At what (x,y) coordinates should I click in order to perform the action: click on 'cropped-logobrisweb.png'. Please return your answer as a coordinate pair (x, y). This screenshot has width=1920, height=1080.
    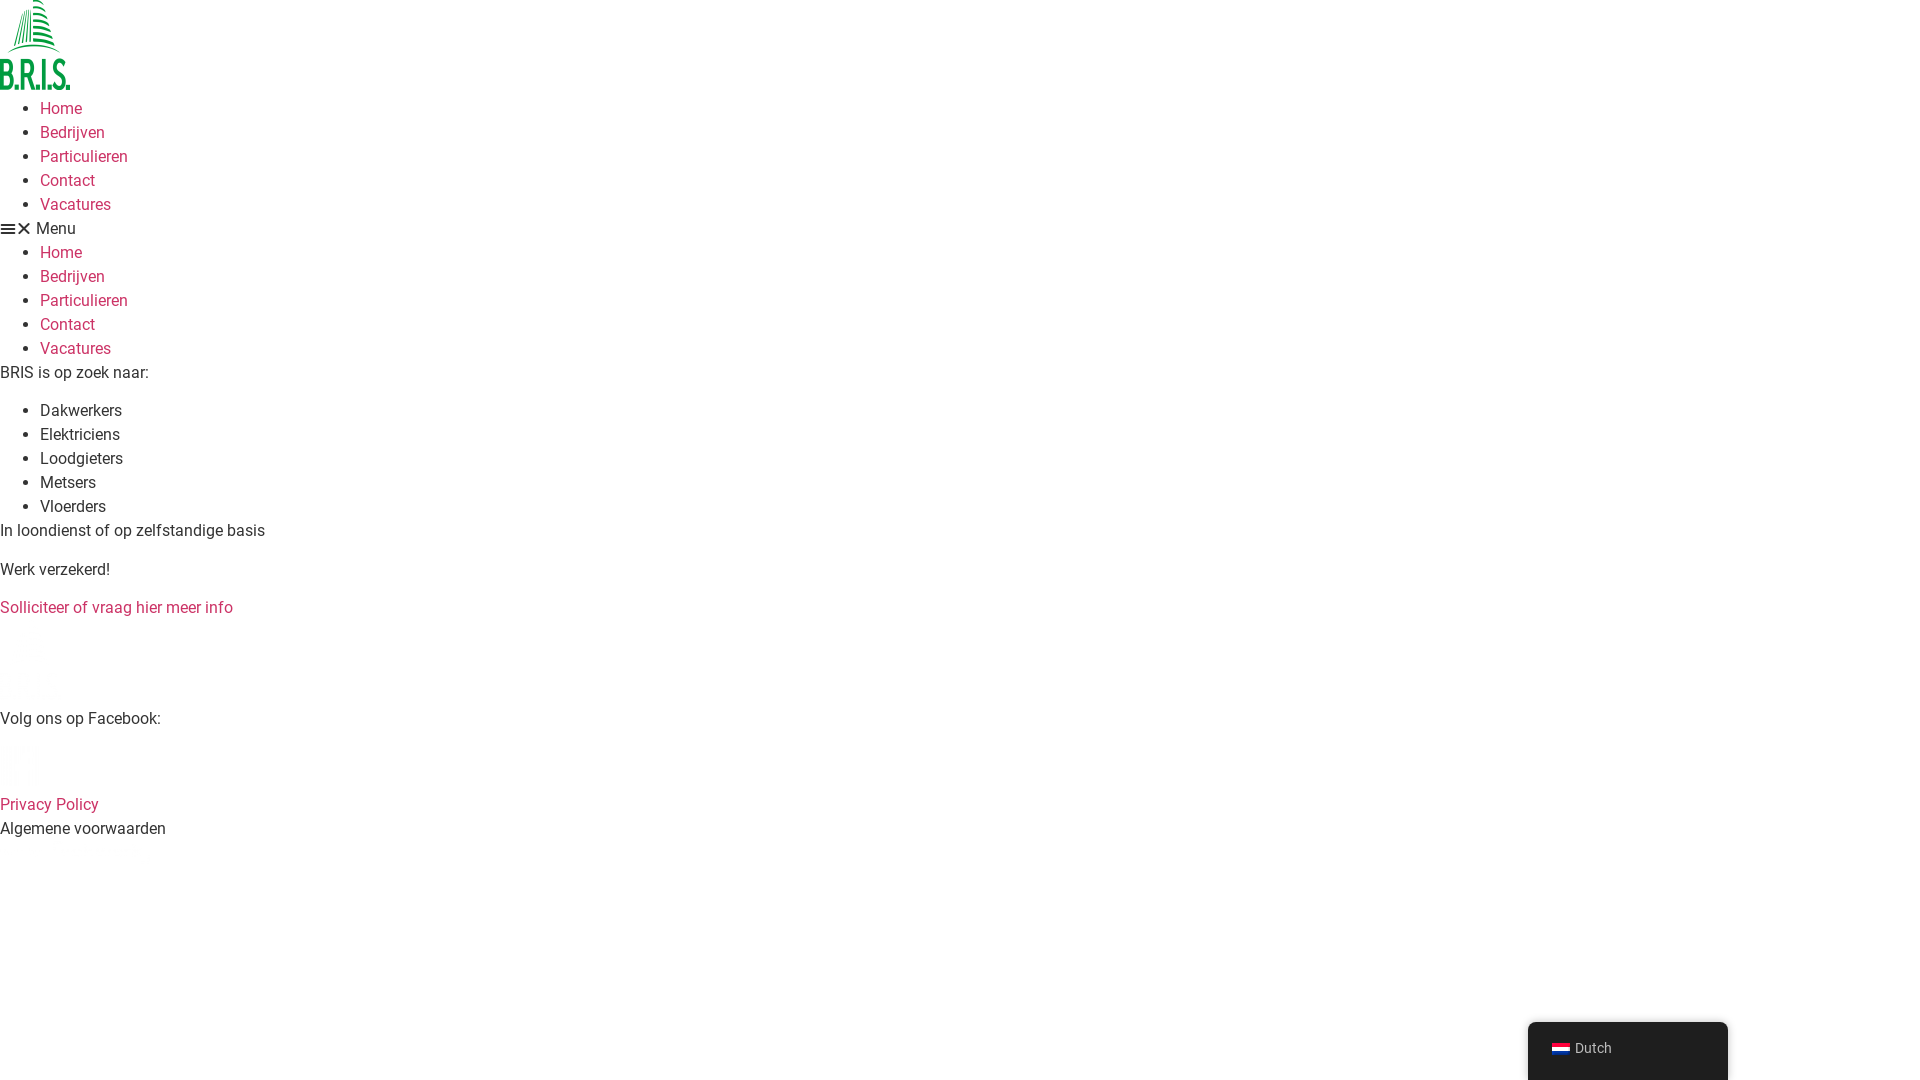
    Looking at the image, I should click on (34, 45).